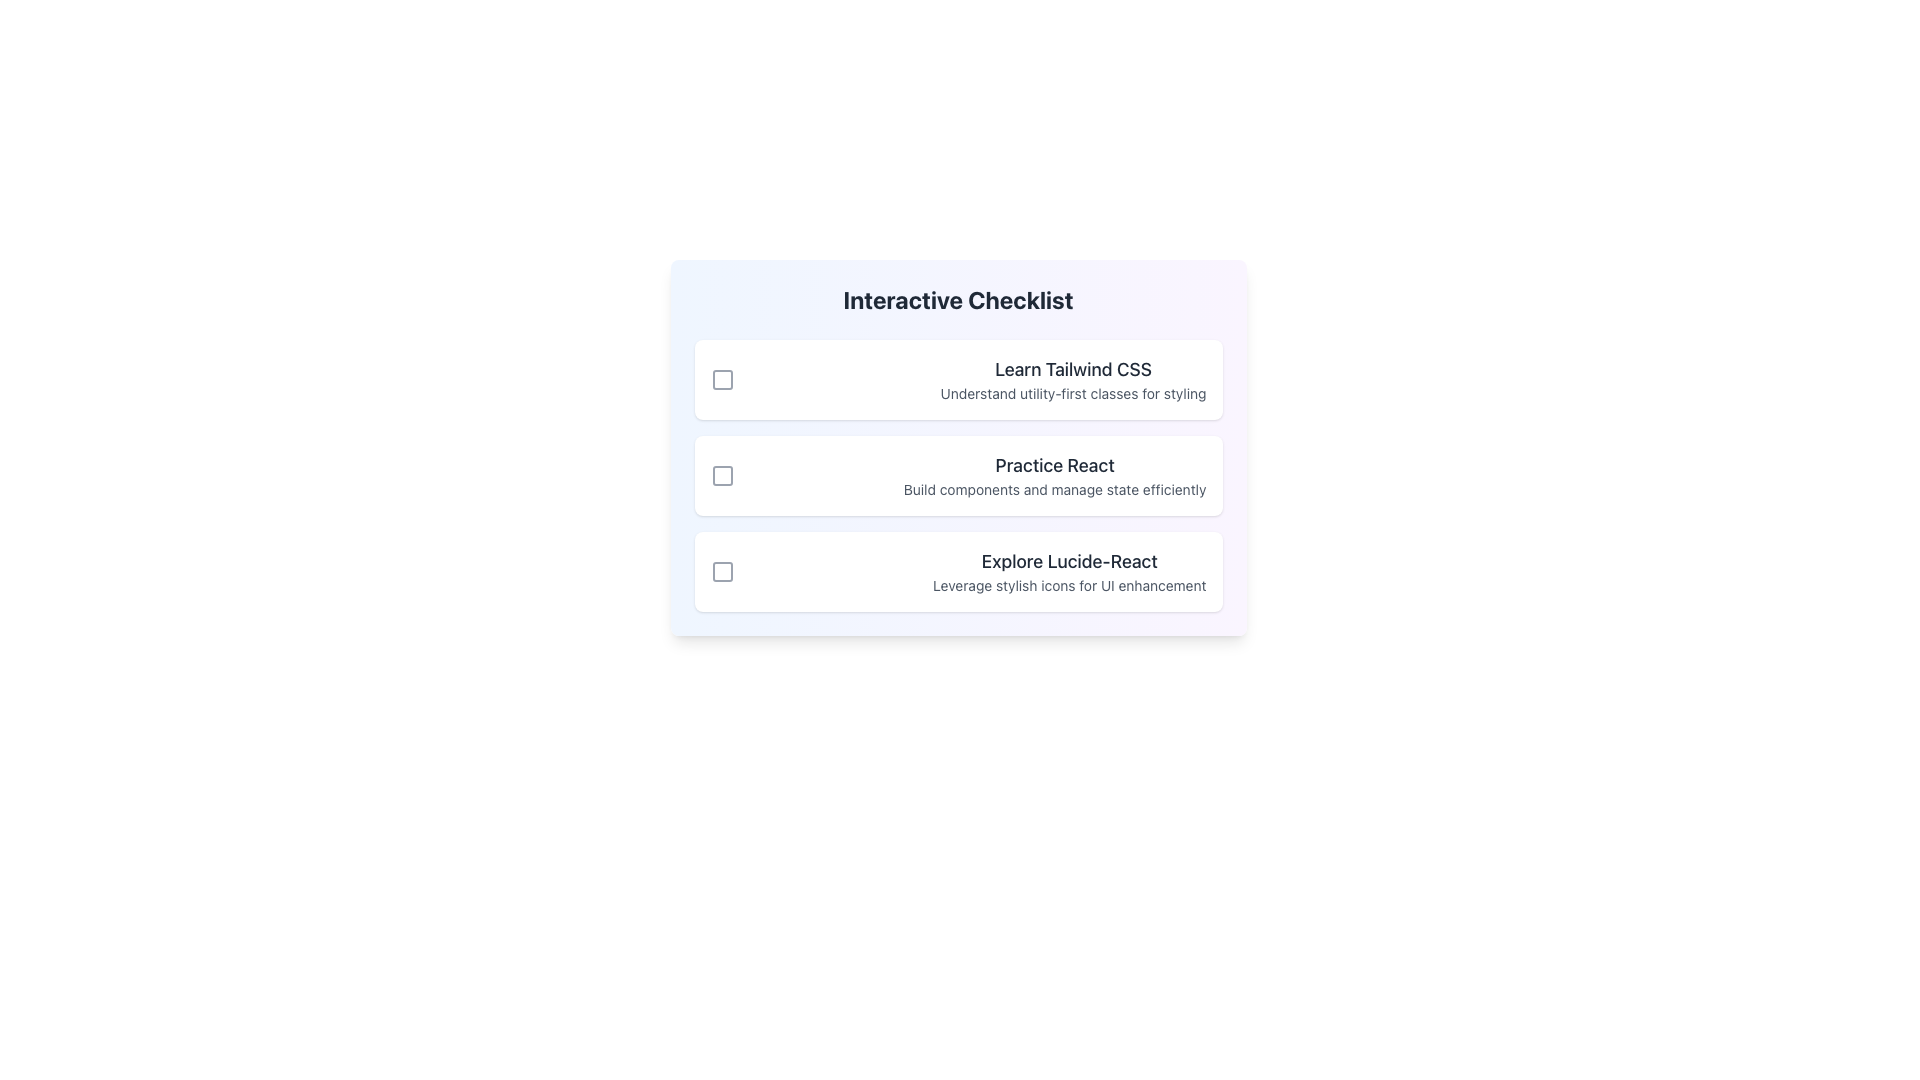  I want to click on text element displaying the phrase 'Leverage stylish icons for UI enhancement' located beneath the header 'Explore Lucide-React', so click(1068, 585).